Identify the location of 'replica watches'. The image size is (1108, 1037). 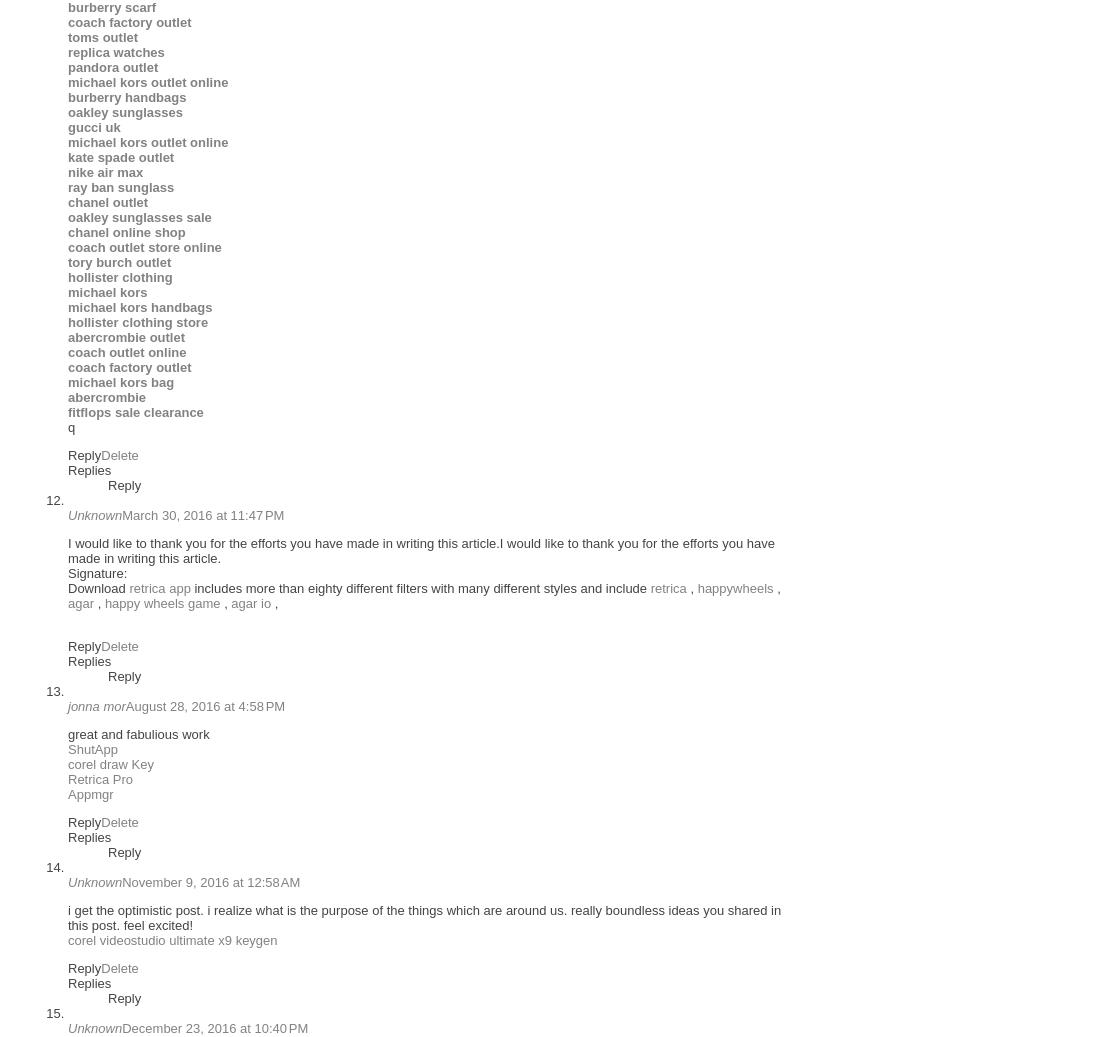
(116, 51).